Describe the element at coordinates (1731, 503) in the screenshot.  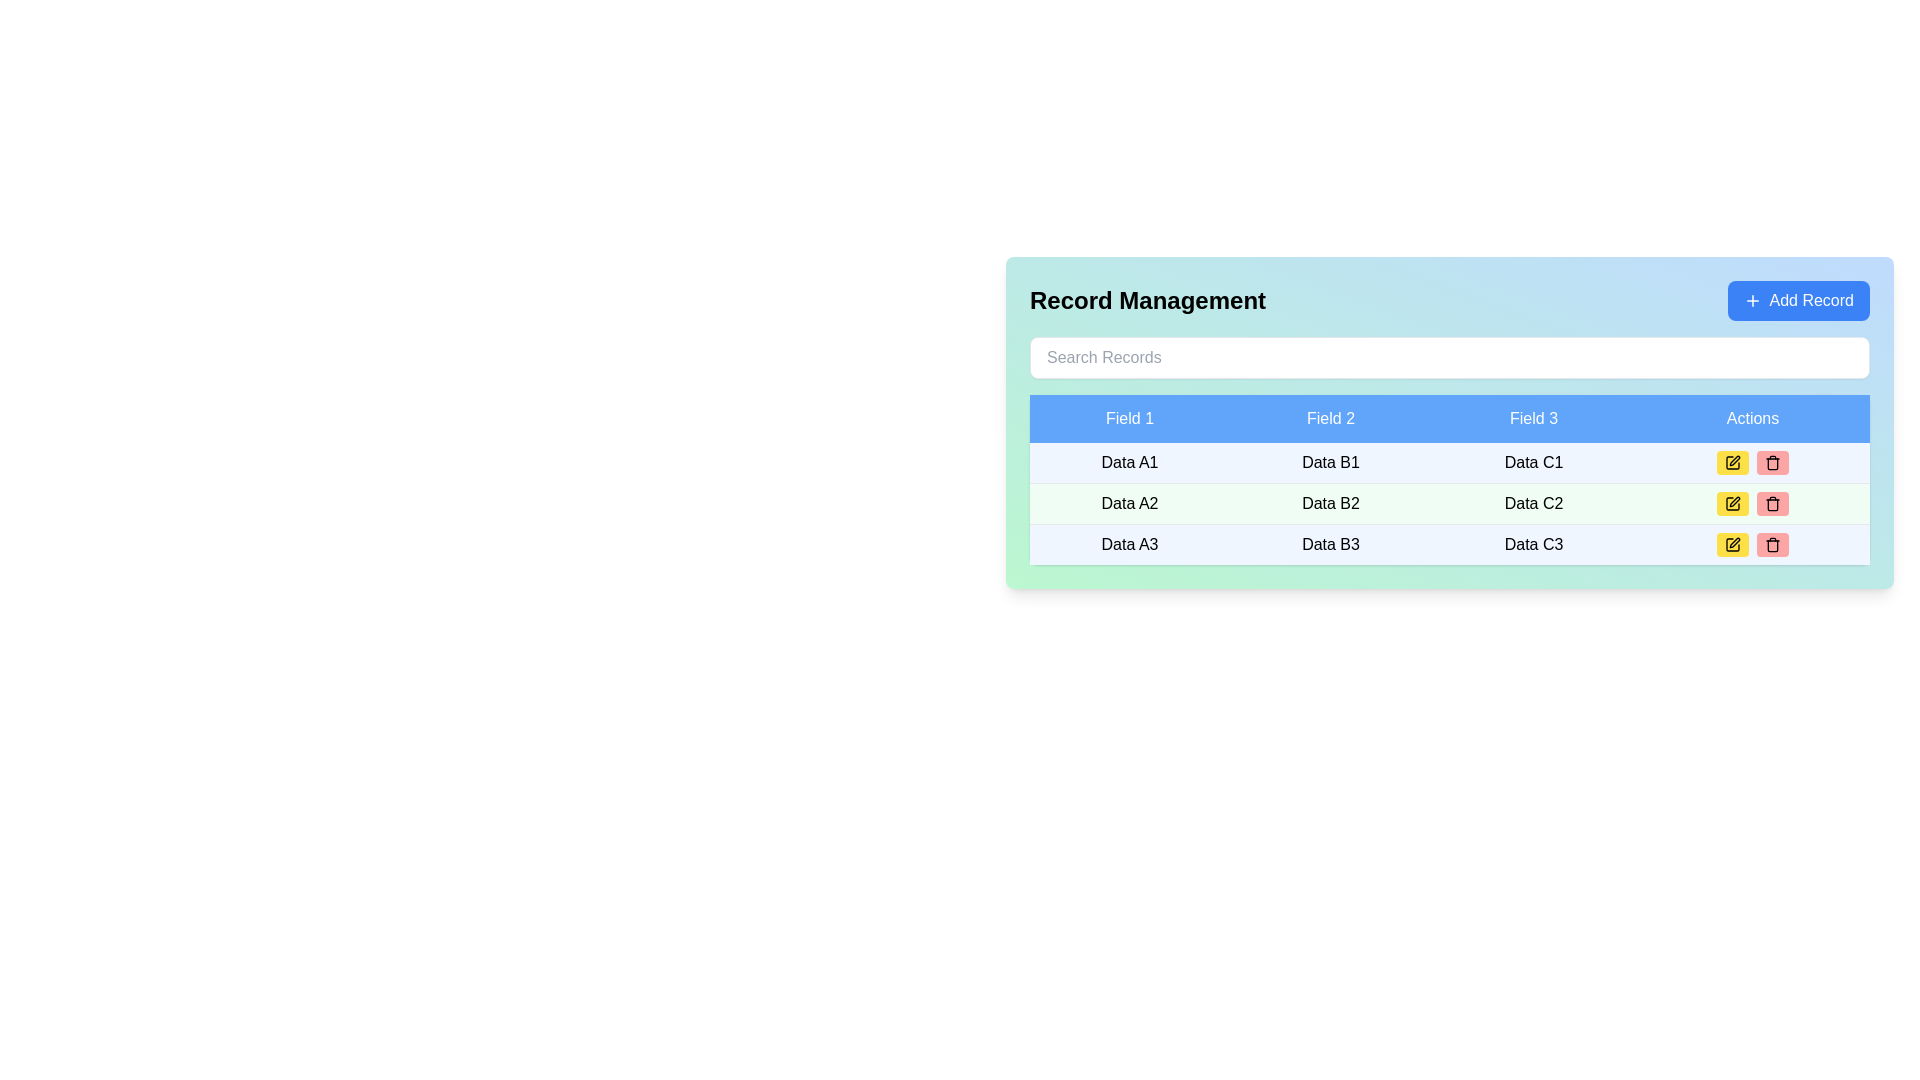
I see `the edit button located in the 'Actions' column of the data table for the 'Data A2' entry` at that location.